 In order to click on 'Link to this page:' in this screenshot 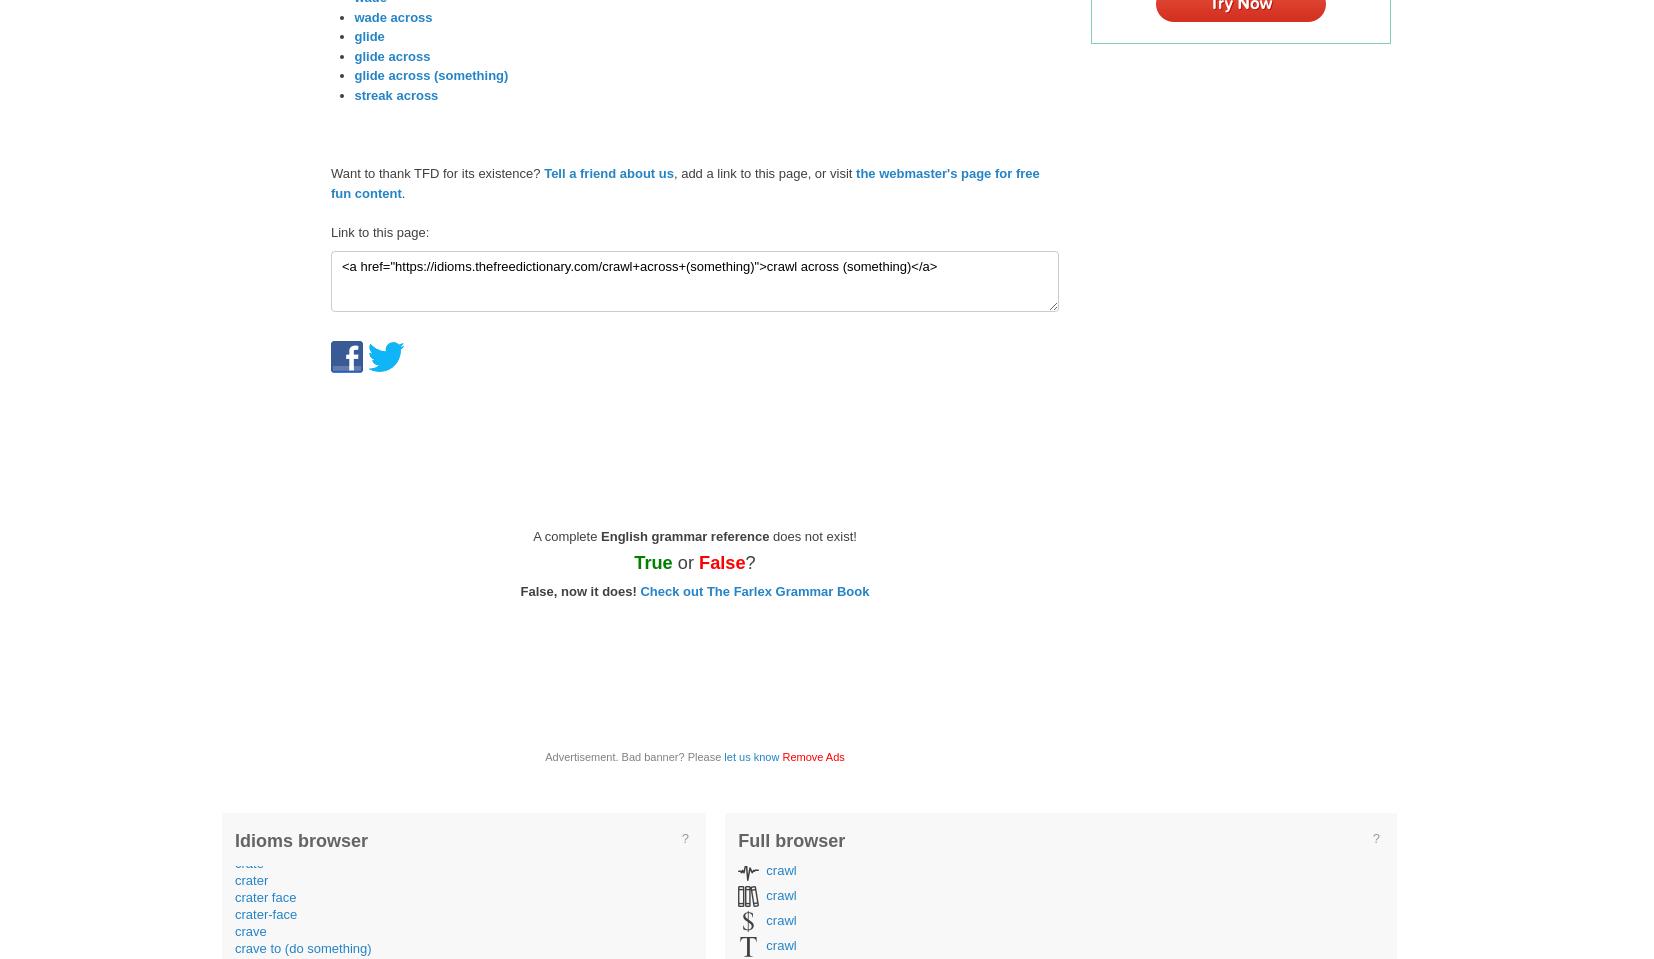, I will do `click(329, 231)`.